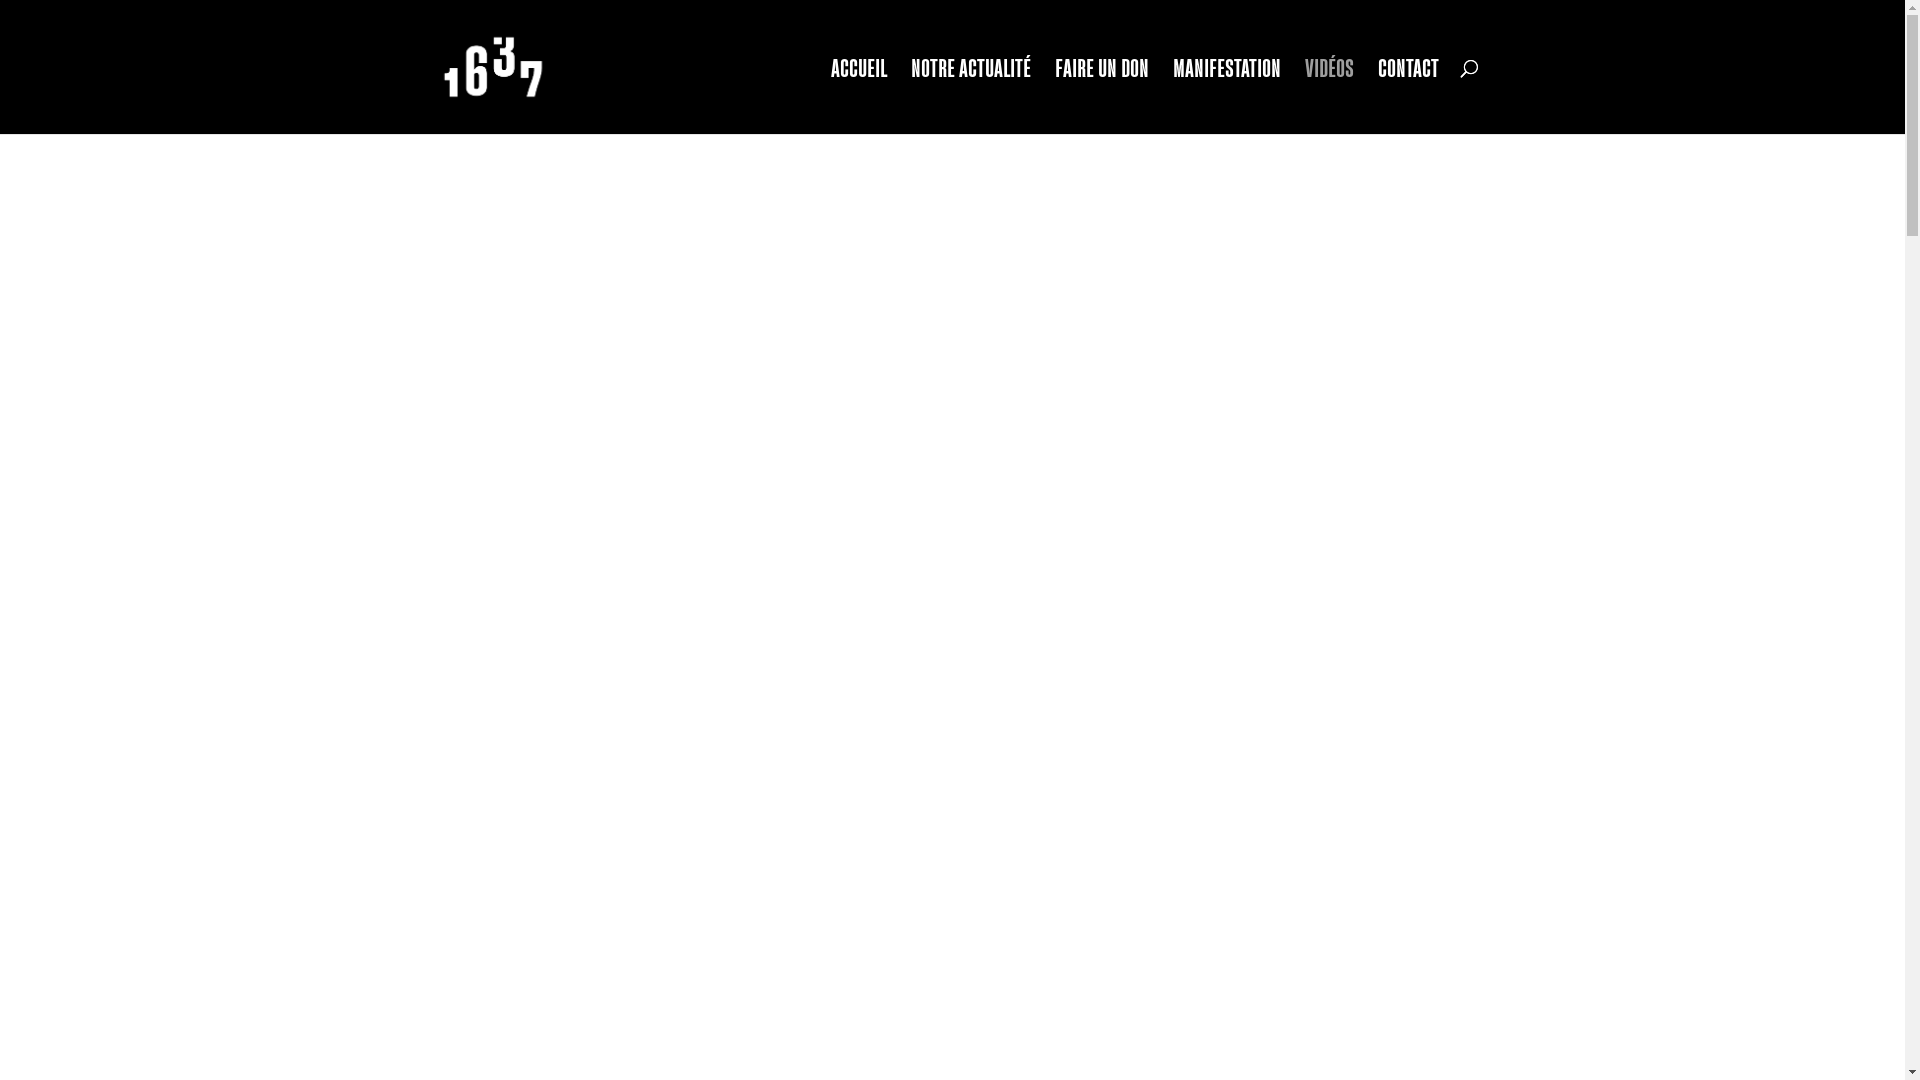 This screenshot has height=1080, width=1920. Describe the element at coordinates (1101, 96) in the screenshot. I see `'FAIRE UN DON'` at that location.